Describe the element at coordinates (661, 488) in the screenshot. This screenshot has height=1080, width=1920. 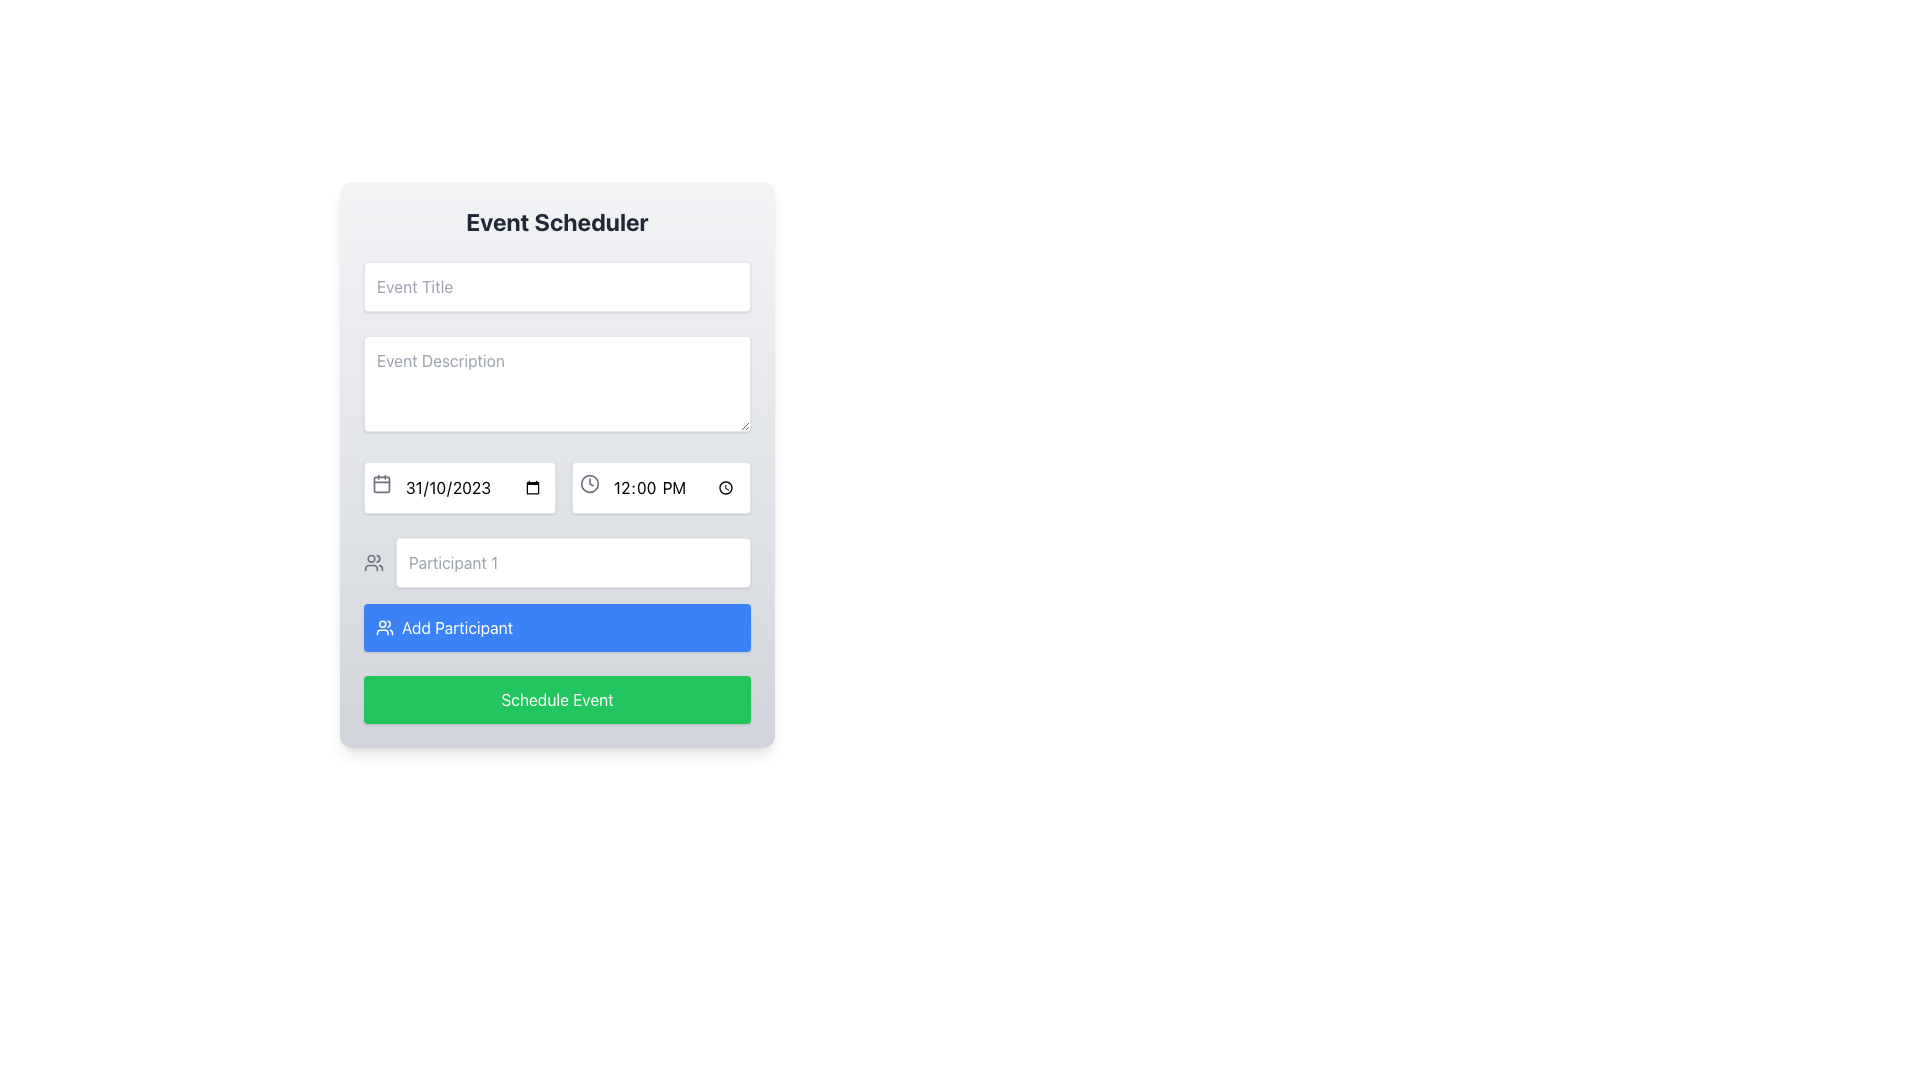
I see `the Time input field, the second interactive field in the form` at that location.